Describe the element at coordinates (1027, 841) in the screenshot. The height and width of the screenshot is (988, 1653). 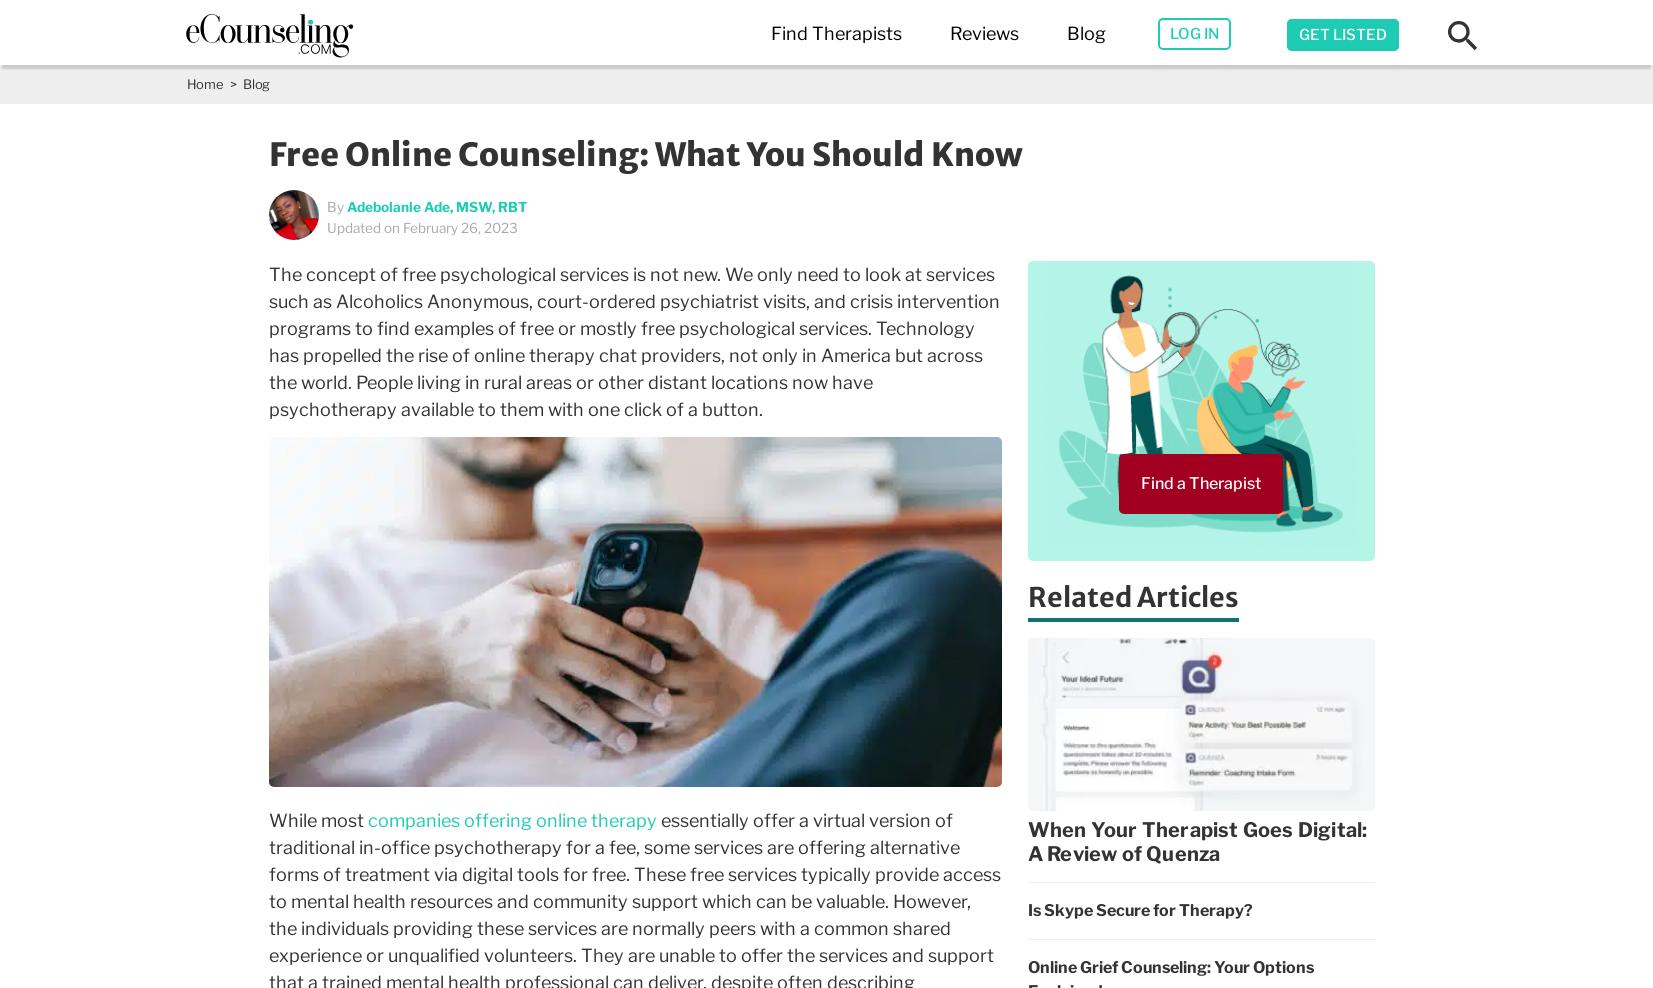
I see `'When Your Therapist Goes Digital: A Review of Quenza'` at that location.